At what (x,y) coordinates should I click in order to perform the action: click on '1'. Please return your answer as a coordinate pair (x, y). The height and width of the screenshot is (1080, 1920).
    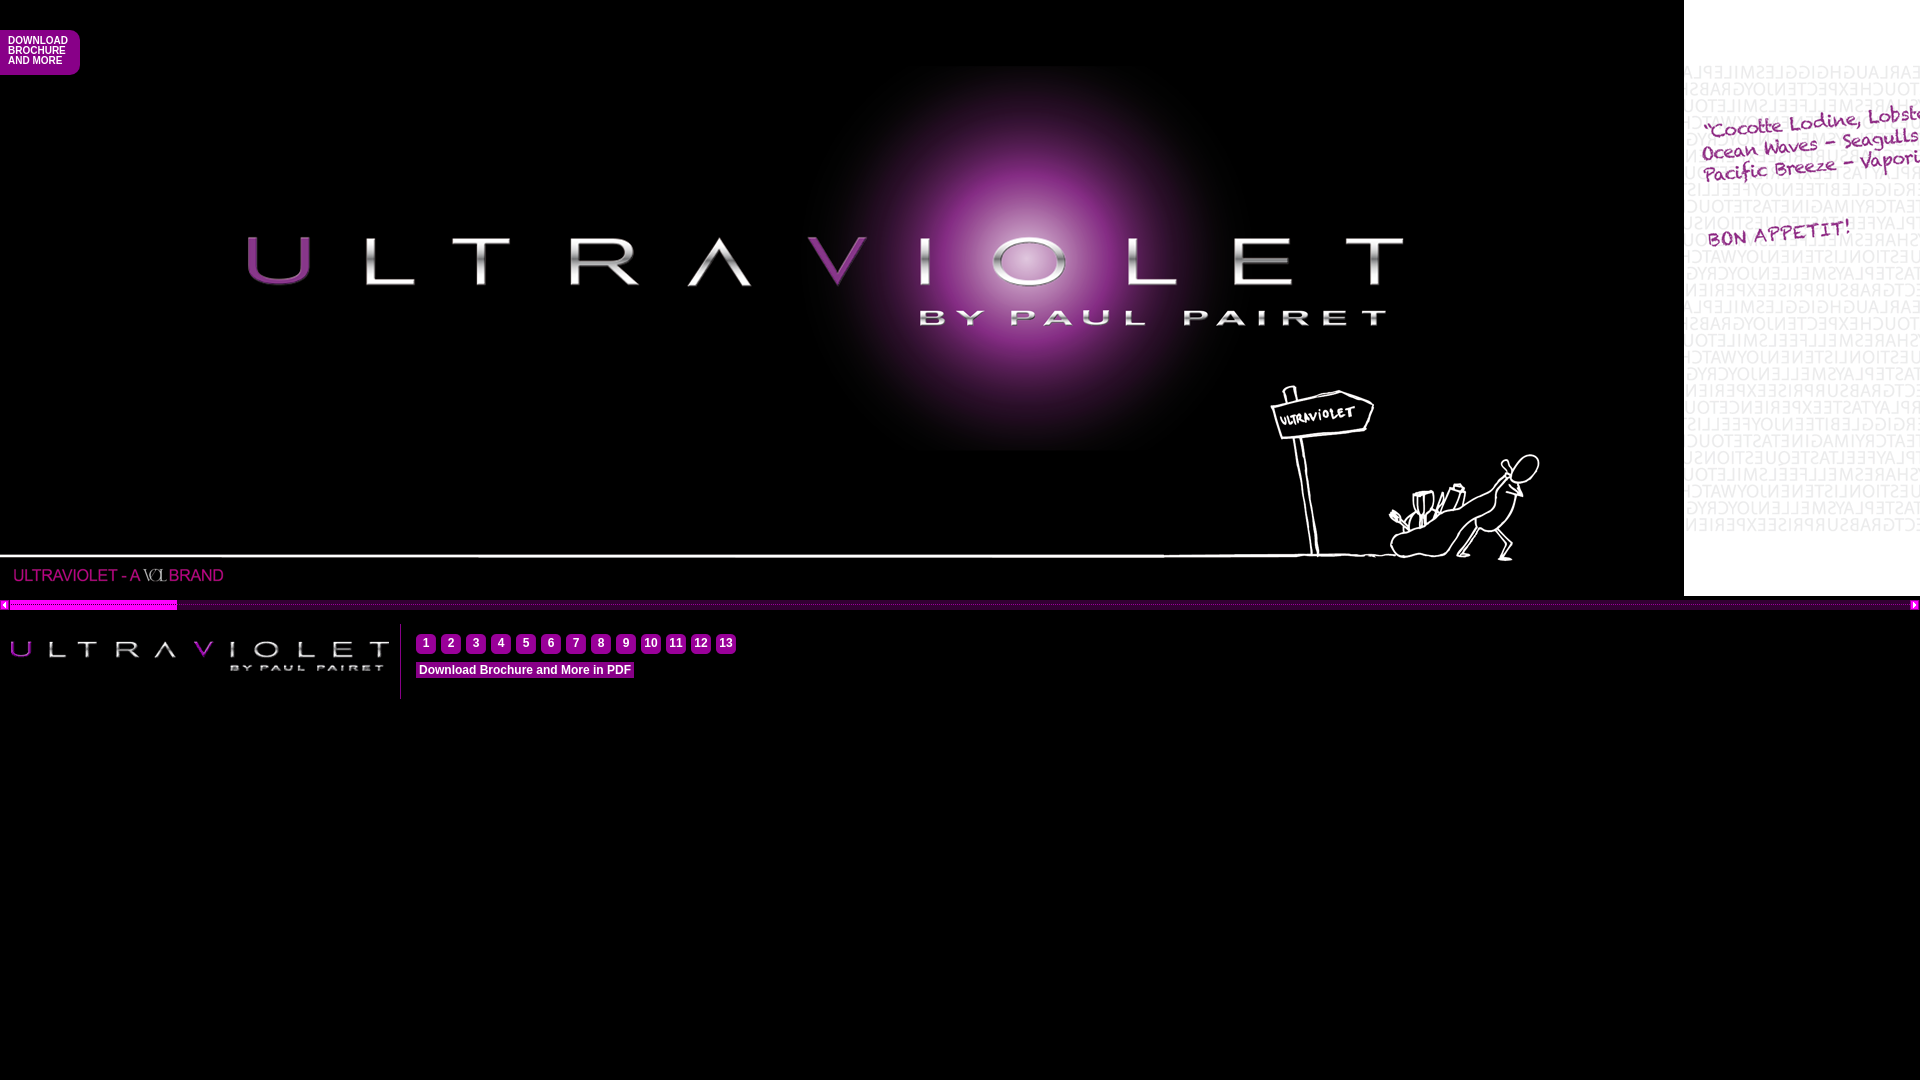
    Looking at the image, I should click on (425, 644).